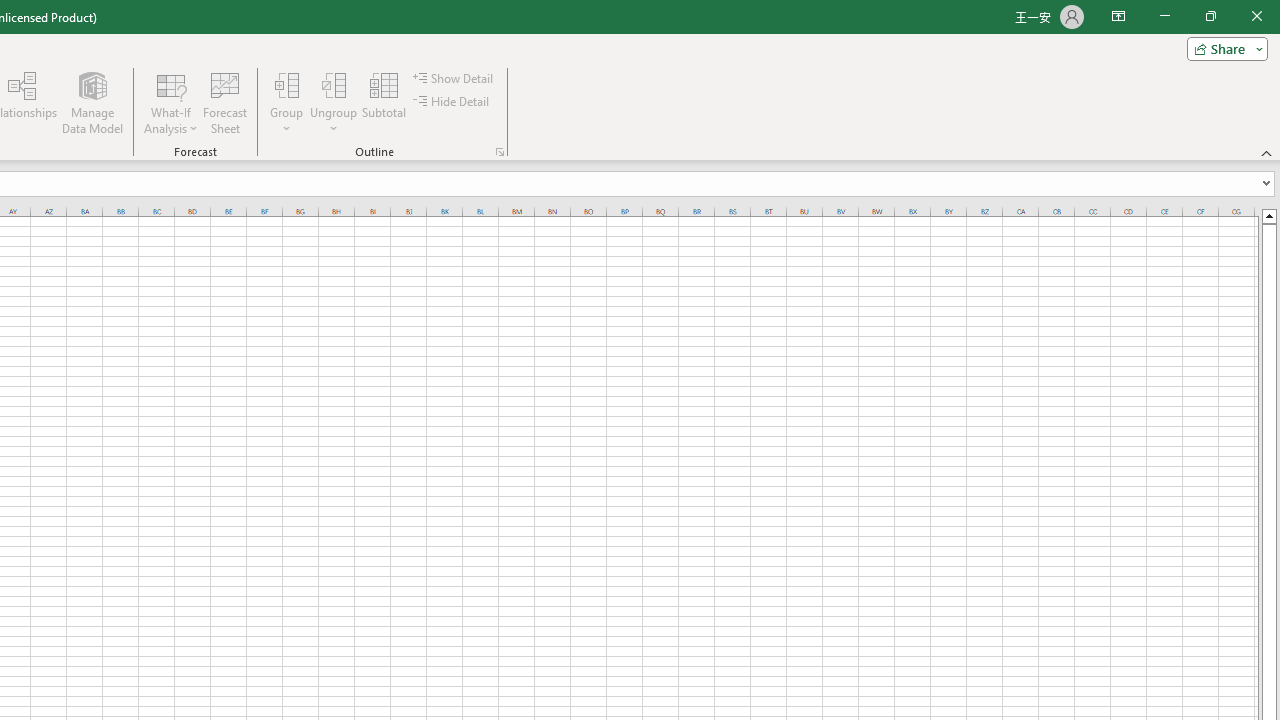 This screenshot has width=1280, height=720. Describe the element at coordinates (384, 103) in the screenshot. I see `'Subtotal'` at that location.